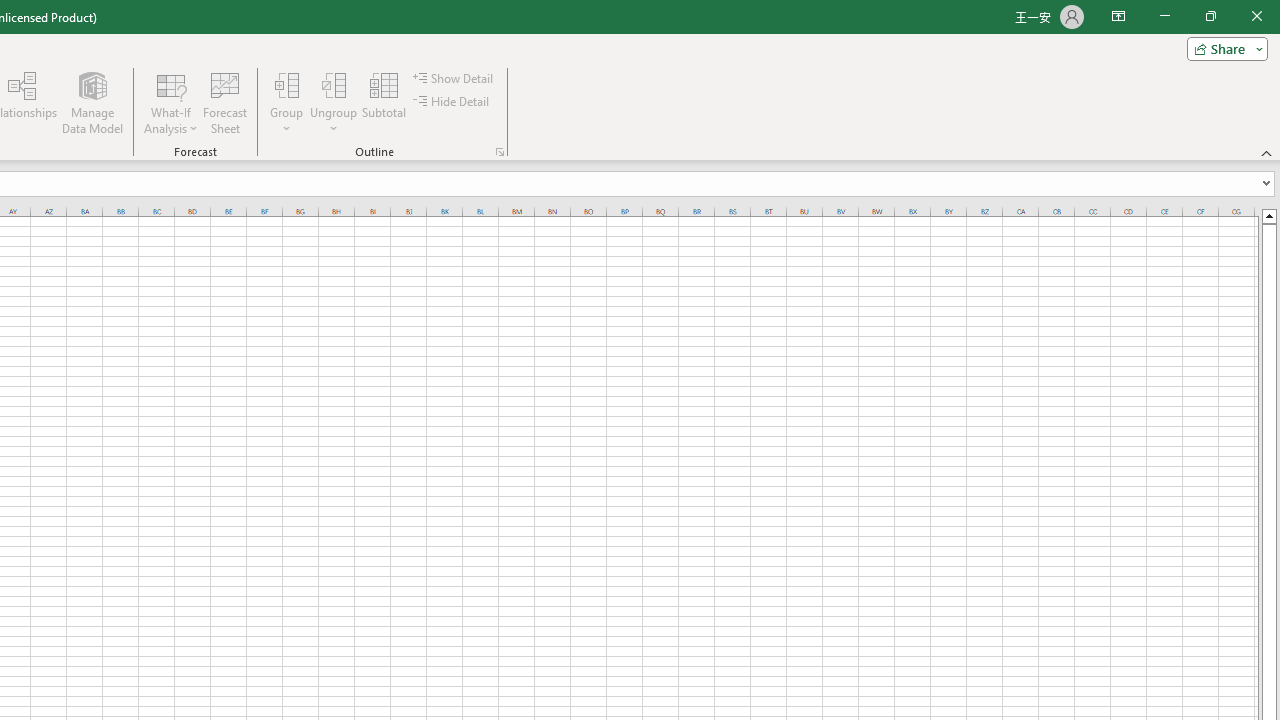 This screenshot has width=1280, height=720. Describe the element at coordinates (384, 103) in the screenshot. I see `'Subtotal'` at that location.